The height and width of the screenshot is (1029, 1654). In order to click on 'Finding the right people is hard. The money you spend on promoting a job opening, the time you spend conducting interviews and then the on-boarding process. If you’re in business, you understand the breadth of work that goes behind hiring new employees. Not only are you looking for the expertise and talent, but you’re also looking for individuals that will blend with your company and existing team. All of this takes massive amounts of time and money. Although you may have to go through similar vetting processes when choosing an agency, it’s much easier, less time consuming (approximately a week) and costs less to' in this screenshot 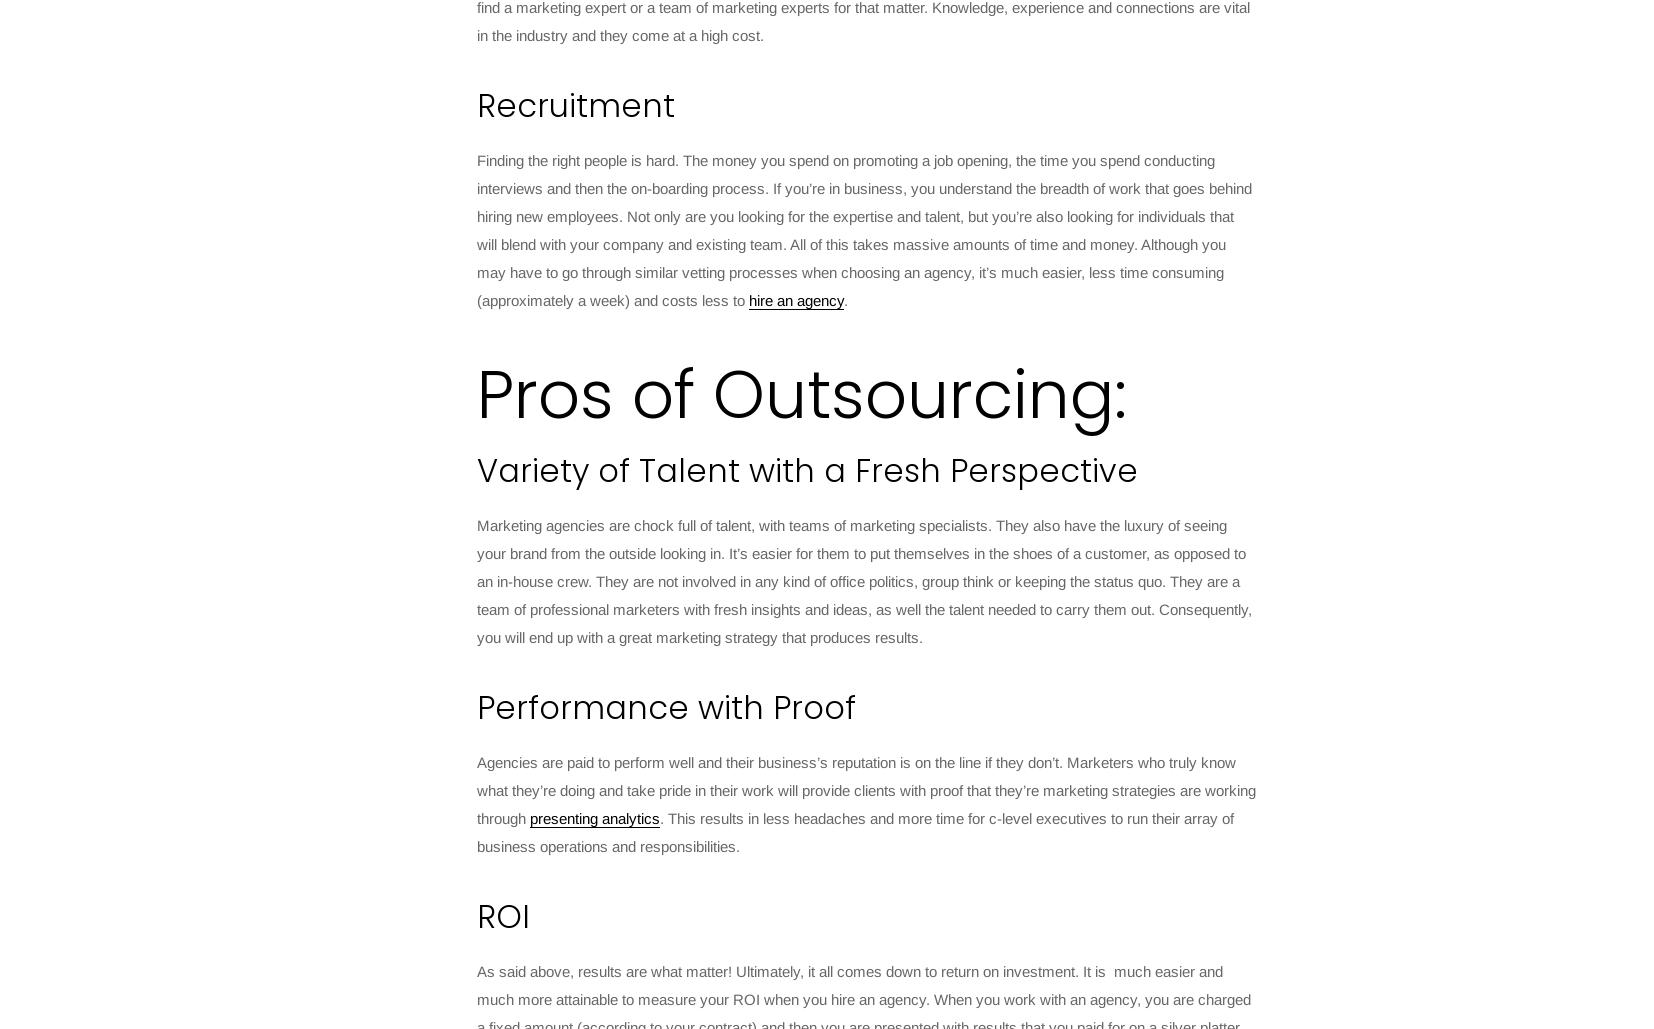, I will do `click(863, 229)`.